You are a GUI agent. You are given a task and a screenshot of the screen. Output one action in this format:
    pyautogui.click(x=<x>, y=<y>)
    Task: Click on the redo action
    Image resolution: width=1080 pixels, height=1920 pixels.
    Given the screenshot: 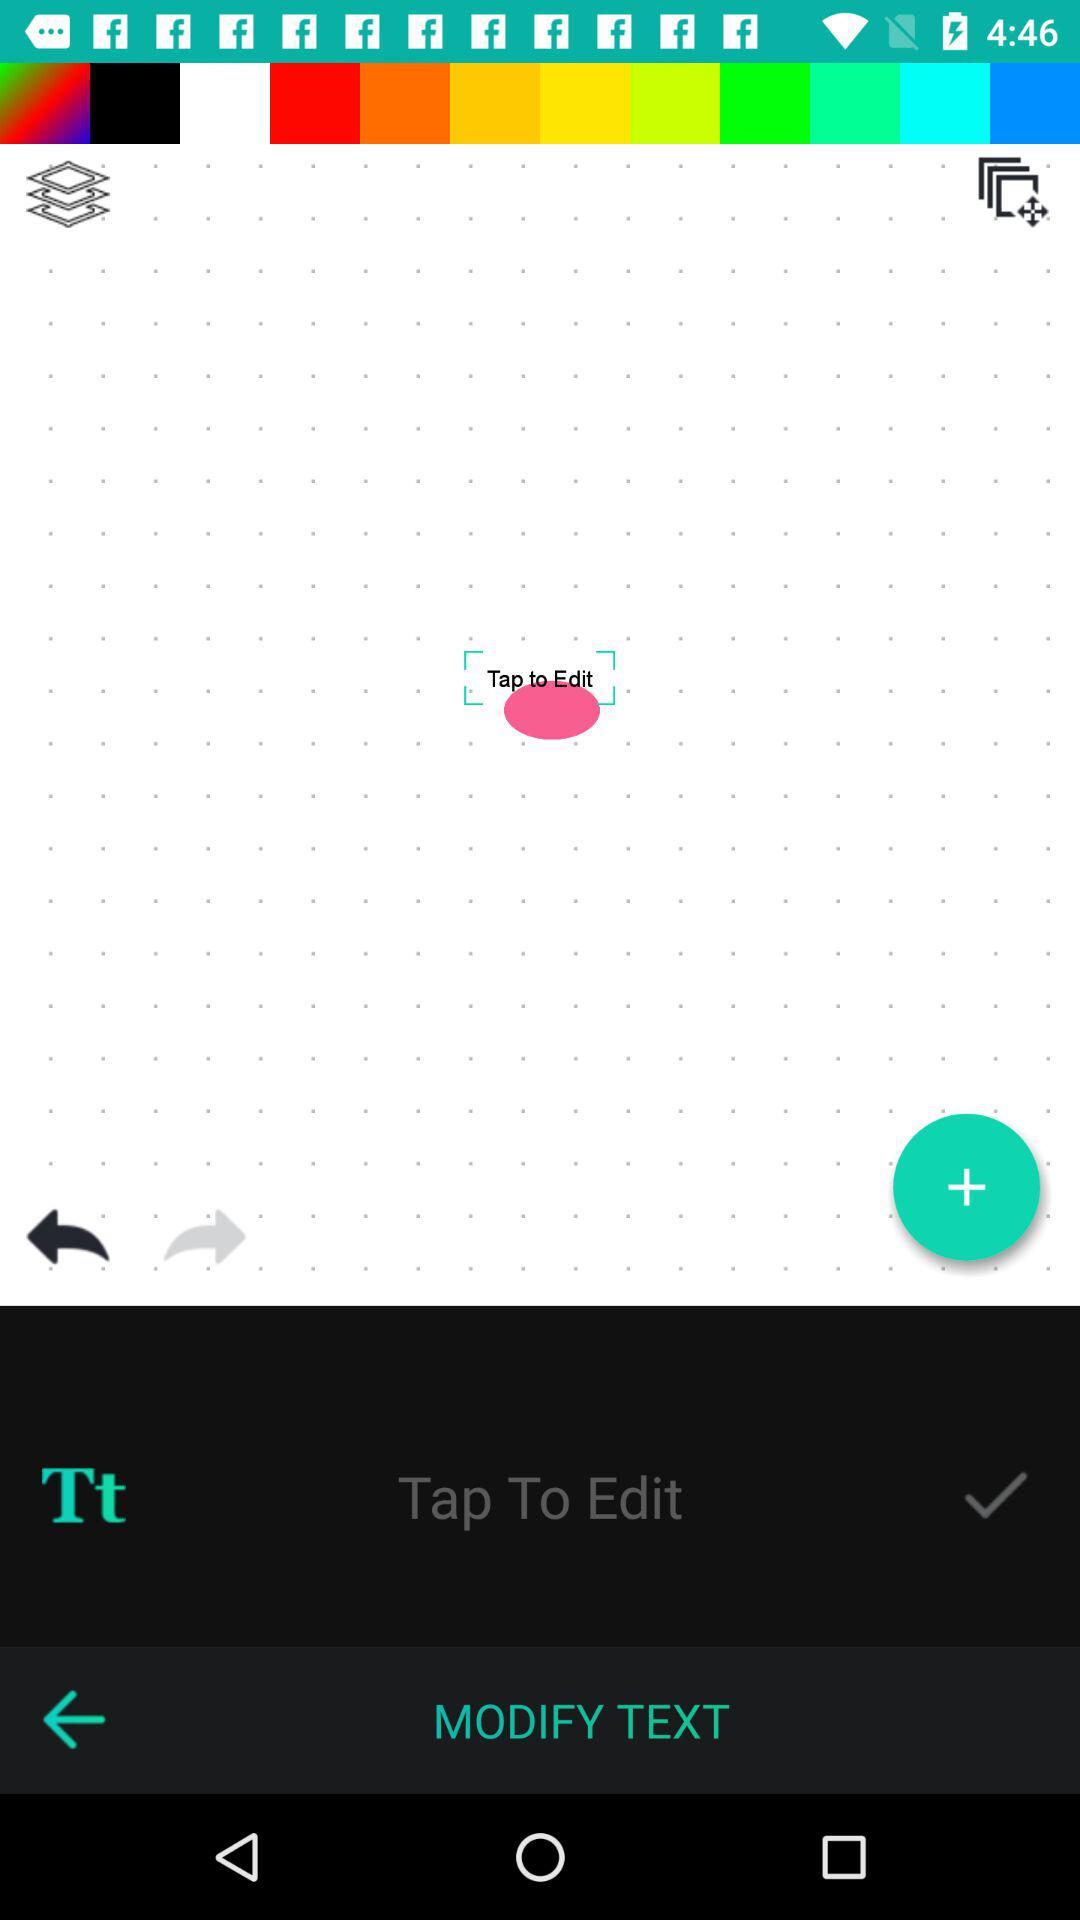 What is the action you would take?
    pyautogui.click(x=204, y=1236)
    